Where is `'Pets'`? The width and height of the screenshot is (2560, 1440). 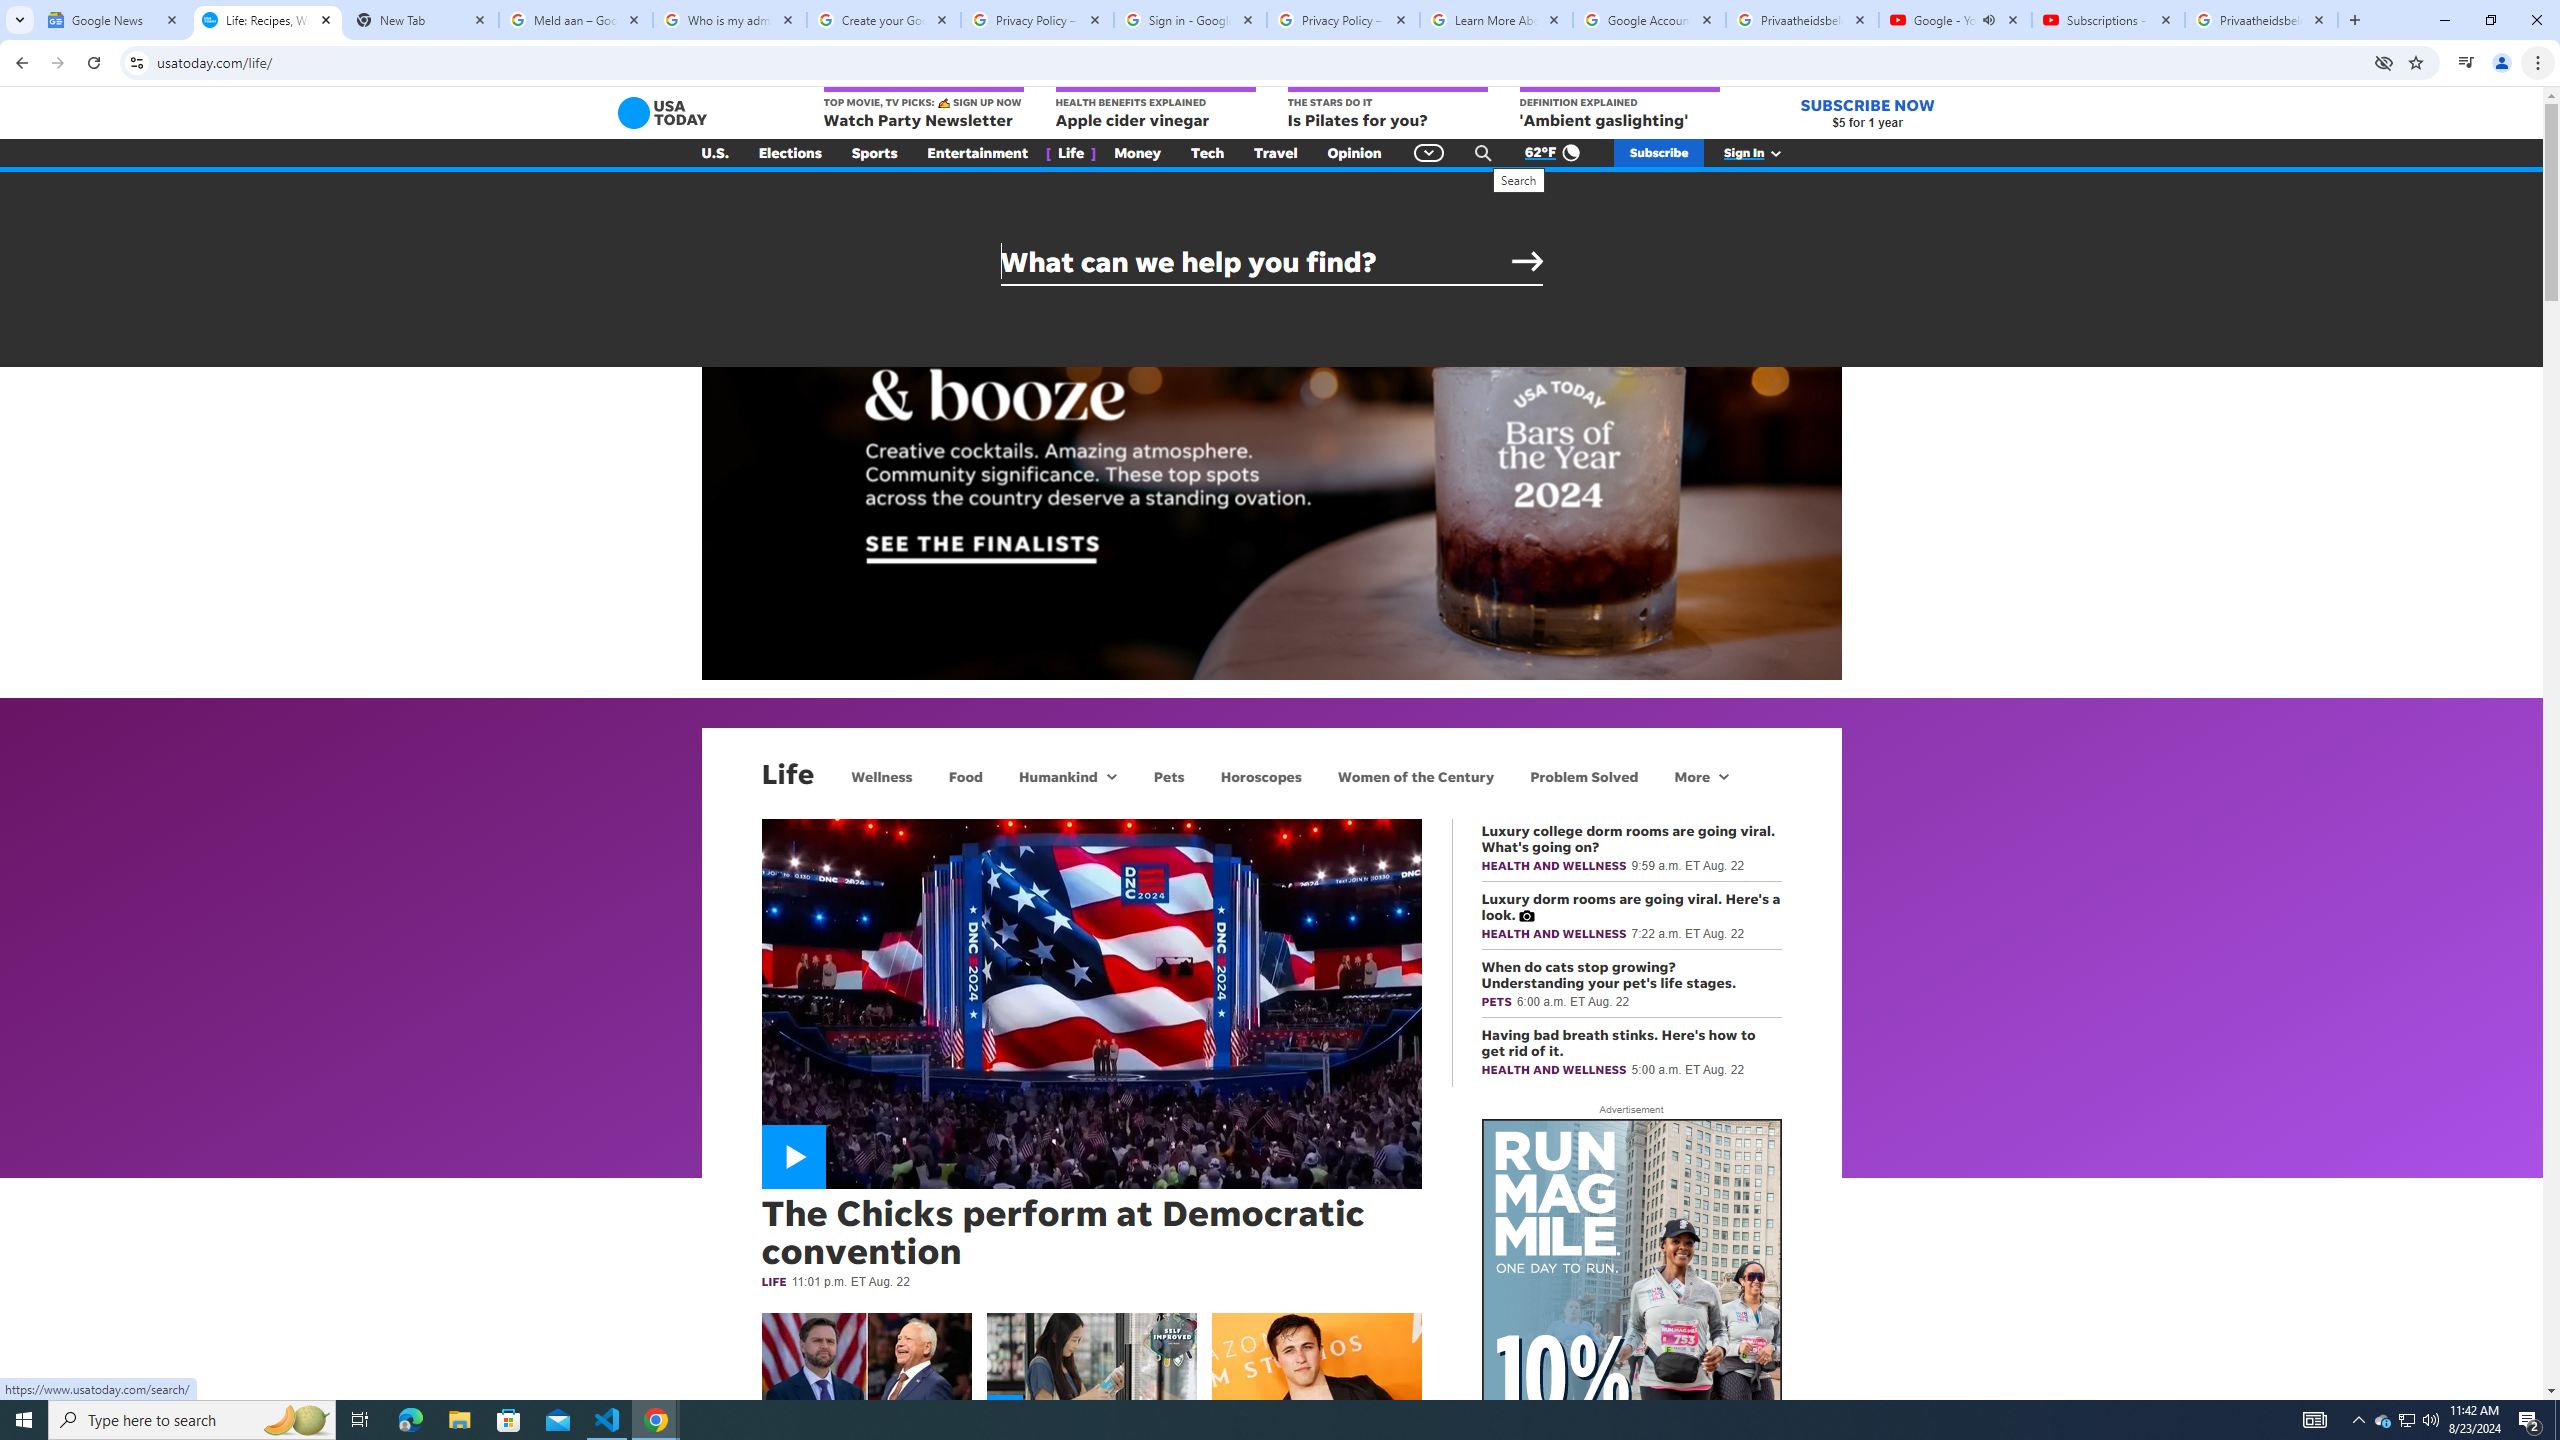 'Pets' is located at coordinates (1167, 775).